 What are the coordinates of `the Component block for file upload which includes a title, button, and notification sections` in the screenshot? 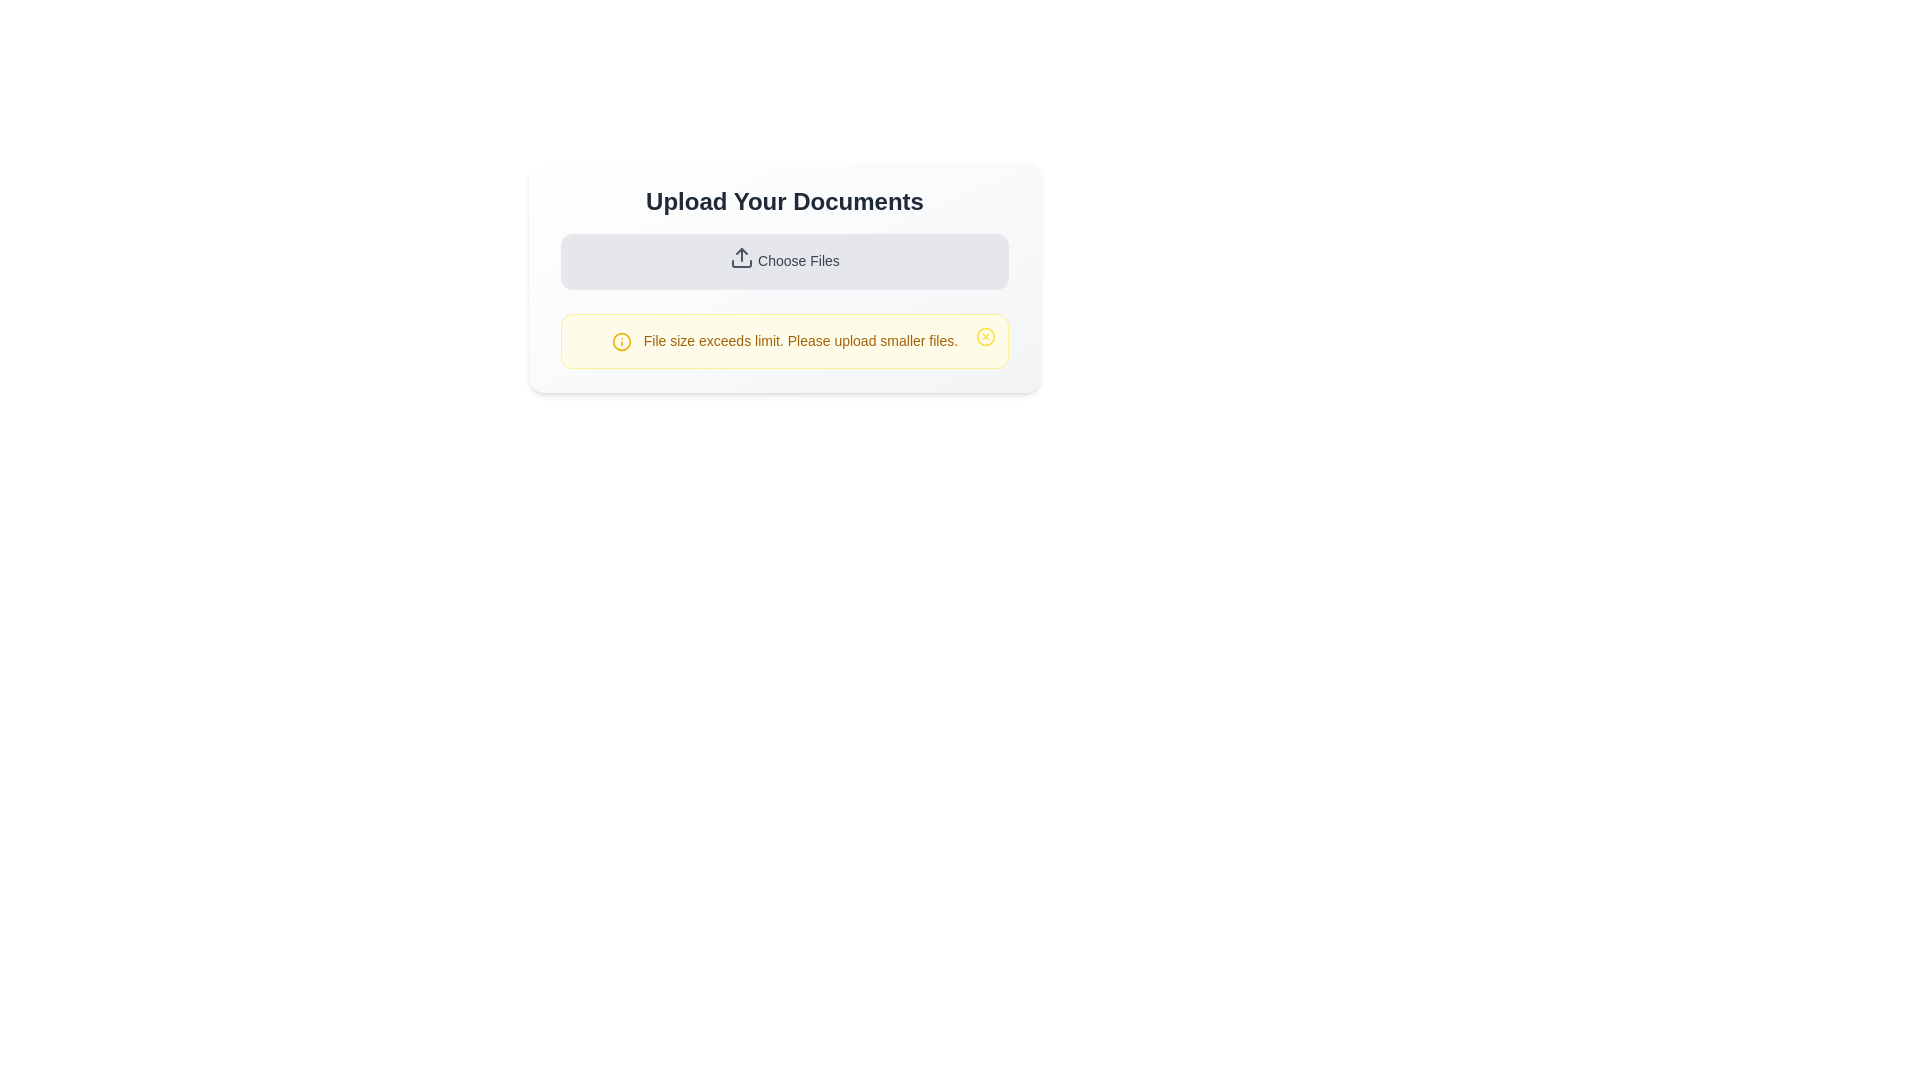 It's located at (784, 277).